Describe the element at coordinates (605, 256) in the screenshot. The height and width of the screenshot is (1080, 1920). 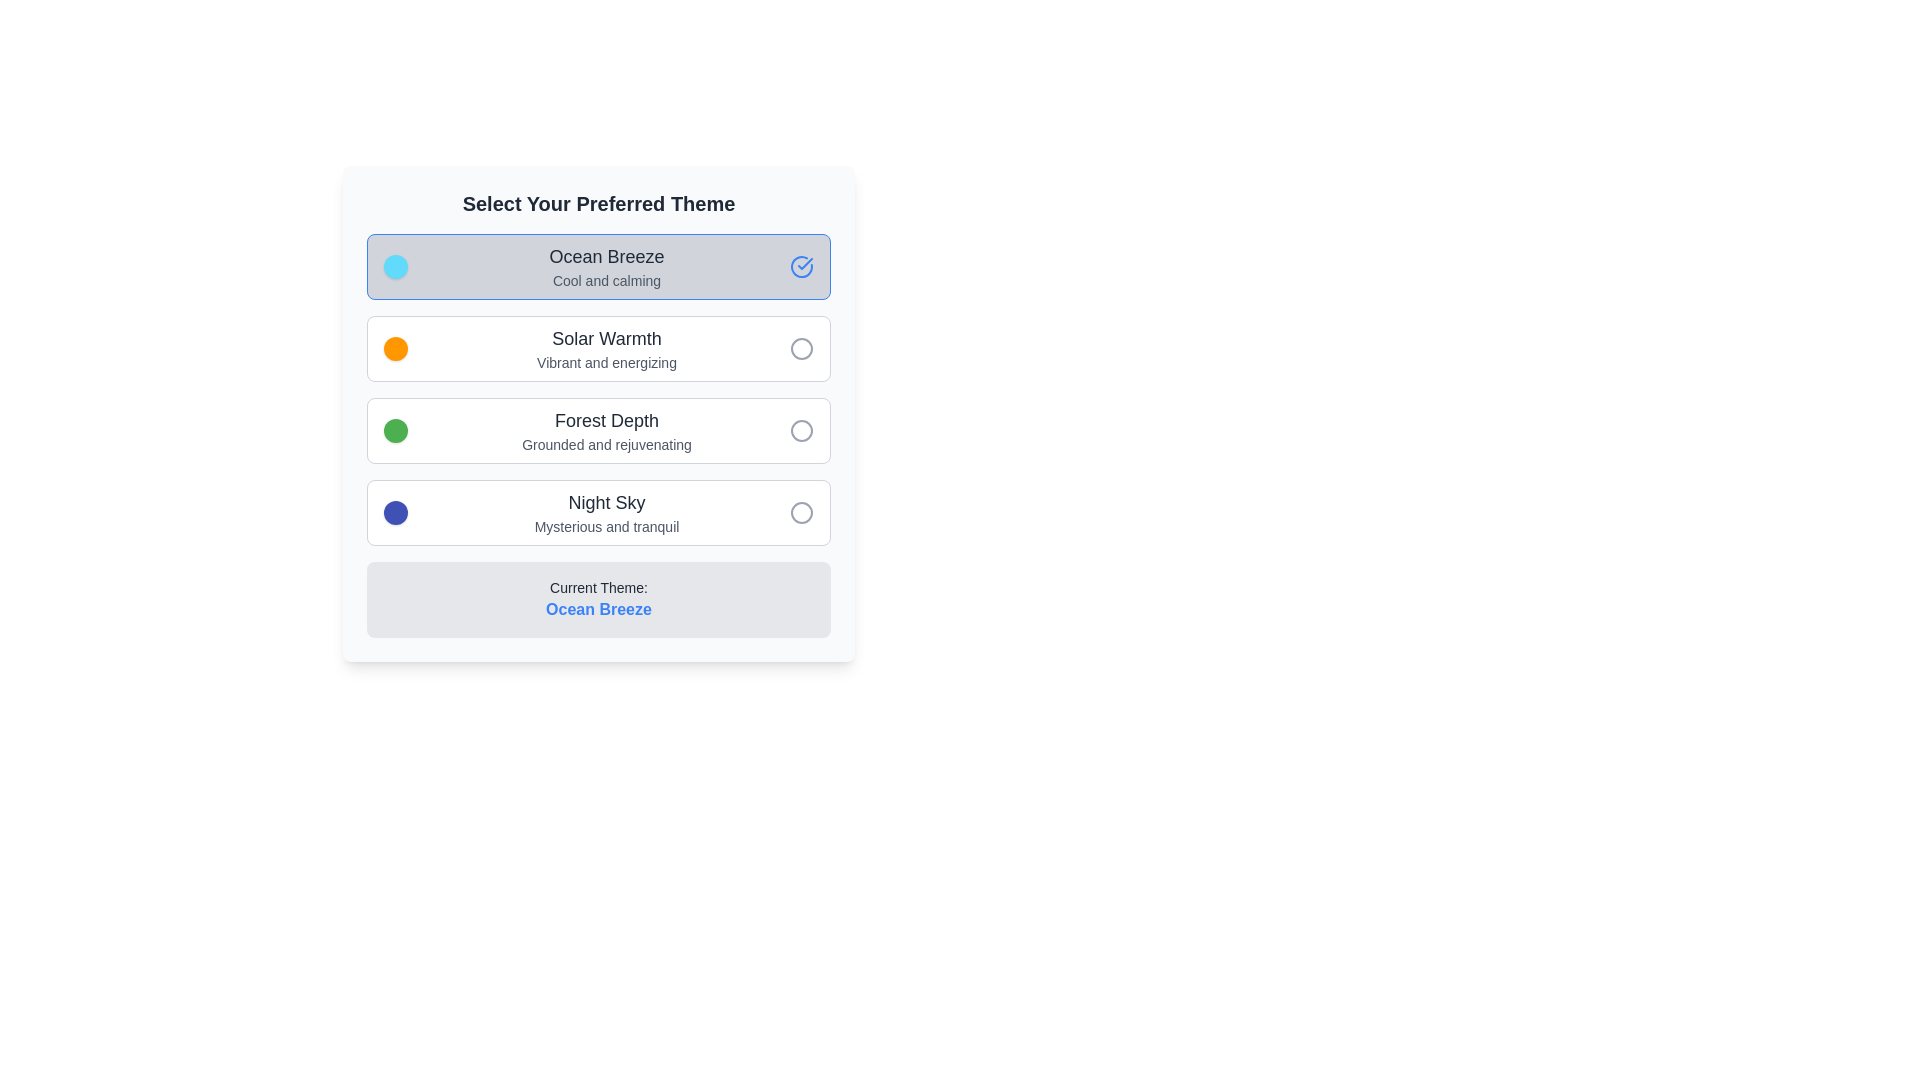
I see `the text label element reading 'Ocean Breeze' that is prominently displayed in bold font as part of the theme selection list, located at the top of the first theme option` at that location.